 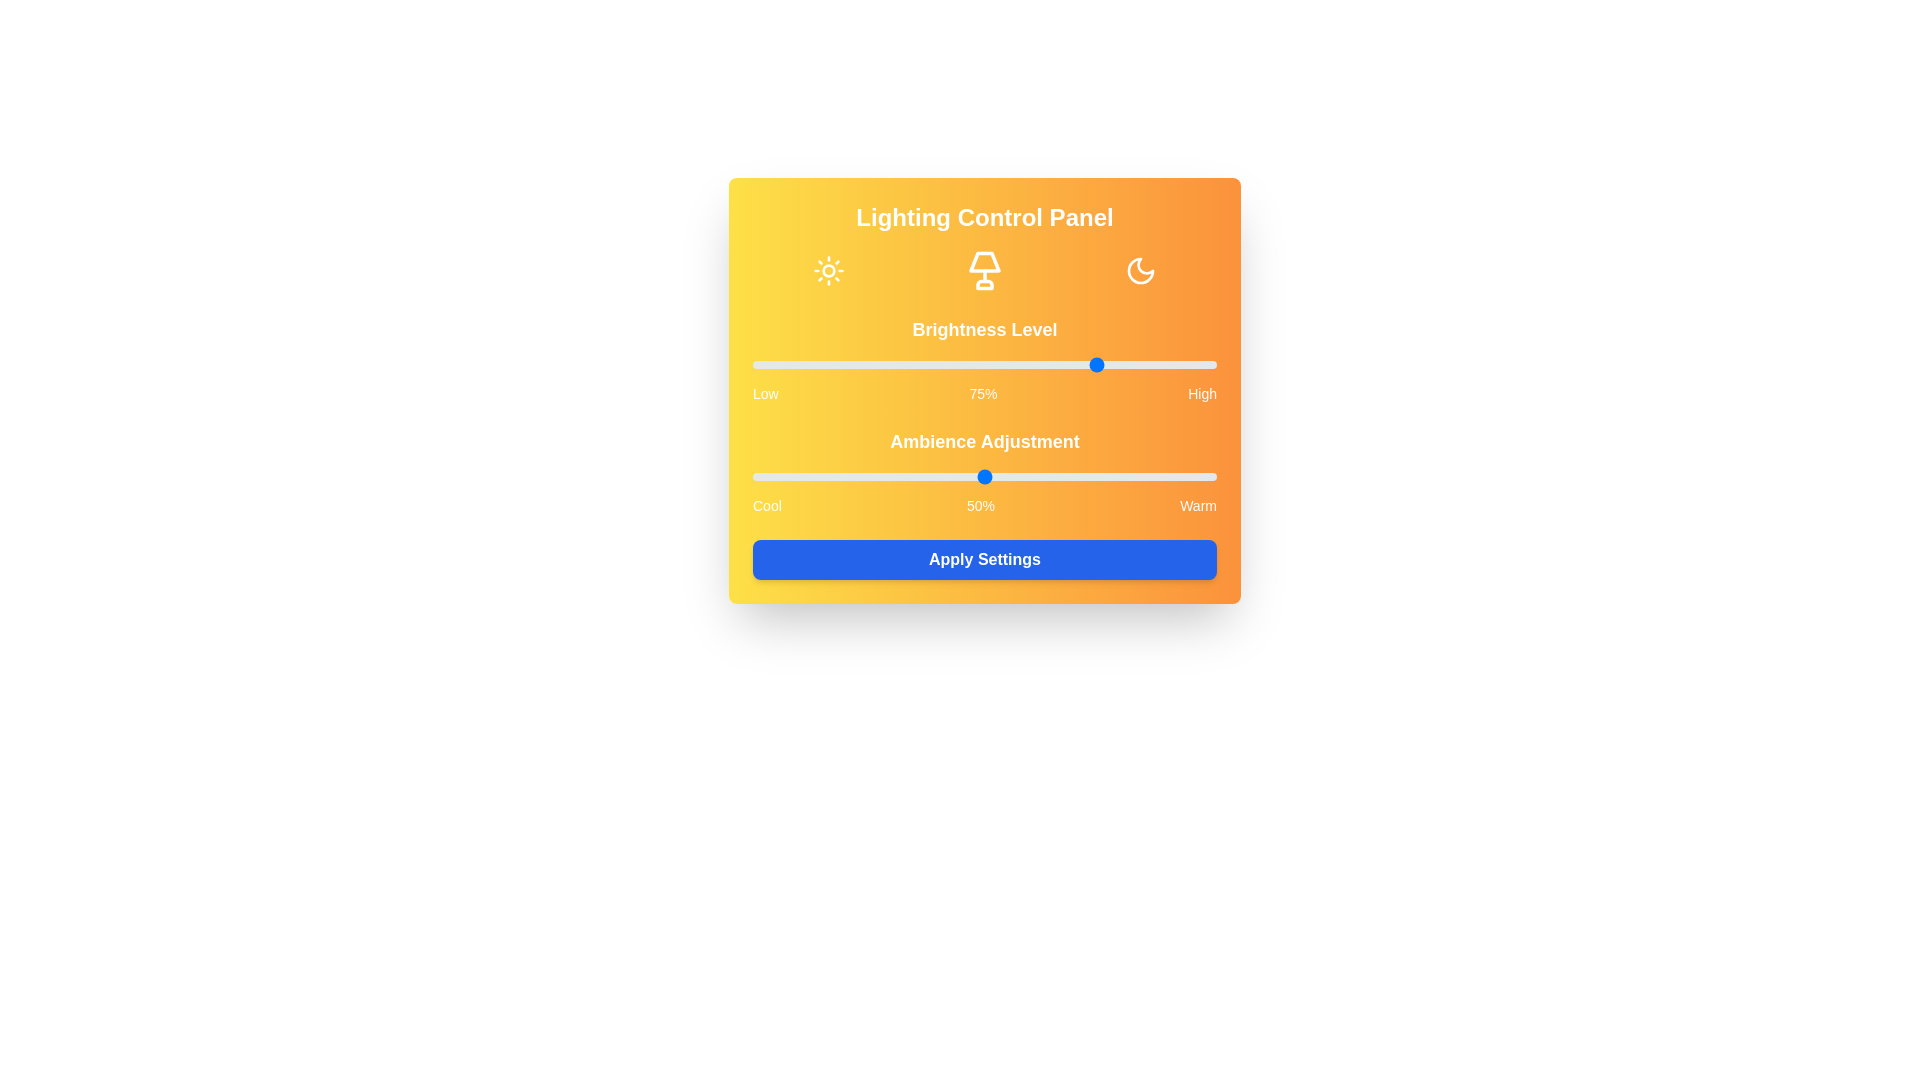 I want to click on the ambiance level to 17% by adjusting the slider, so click(x=831, y=477).